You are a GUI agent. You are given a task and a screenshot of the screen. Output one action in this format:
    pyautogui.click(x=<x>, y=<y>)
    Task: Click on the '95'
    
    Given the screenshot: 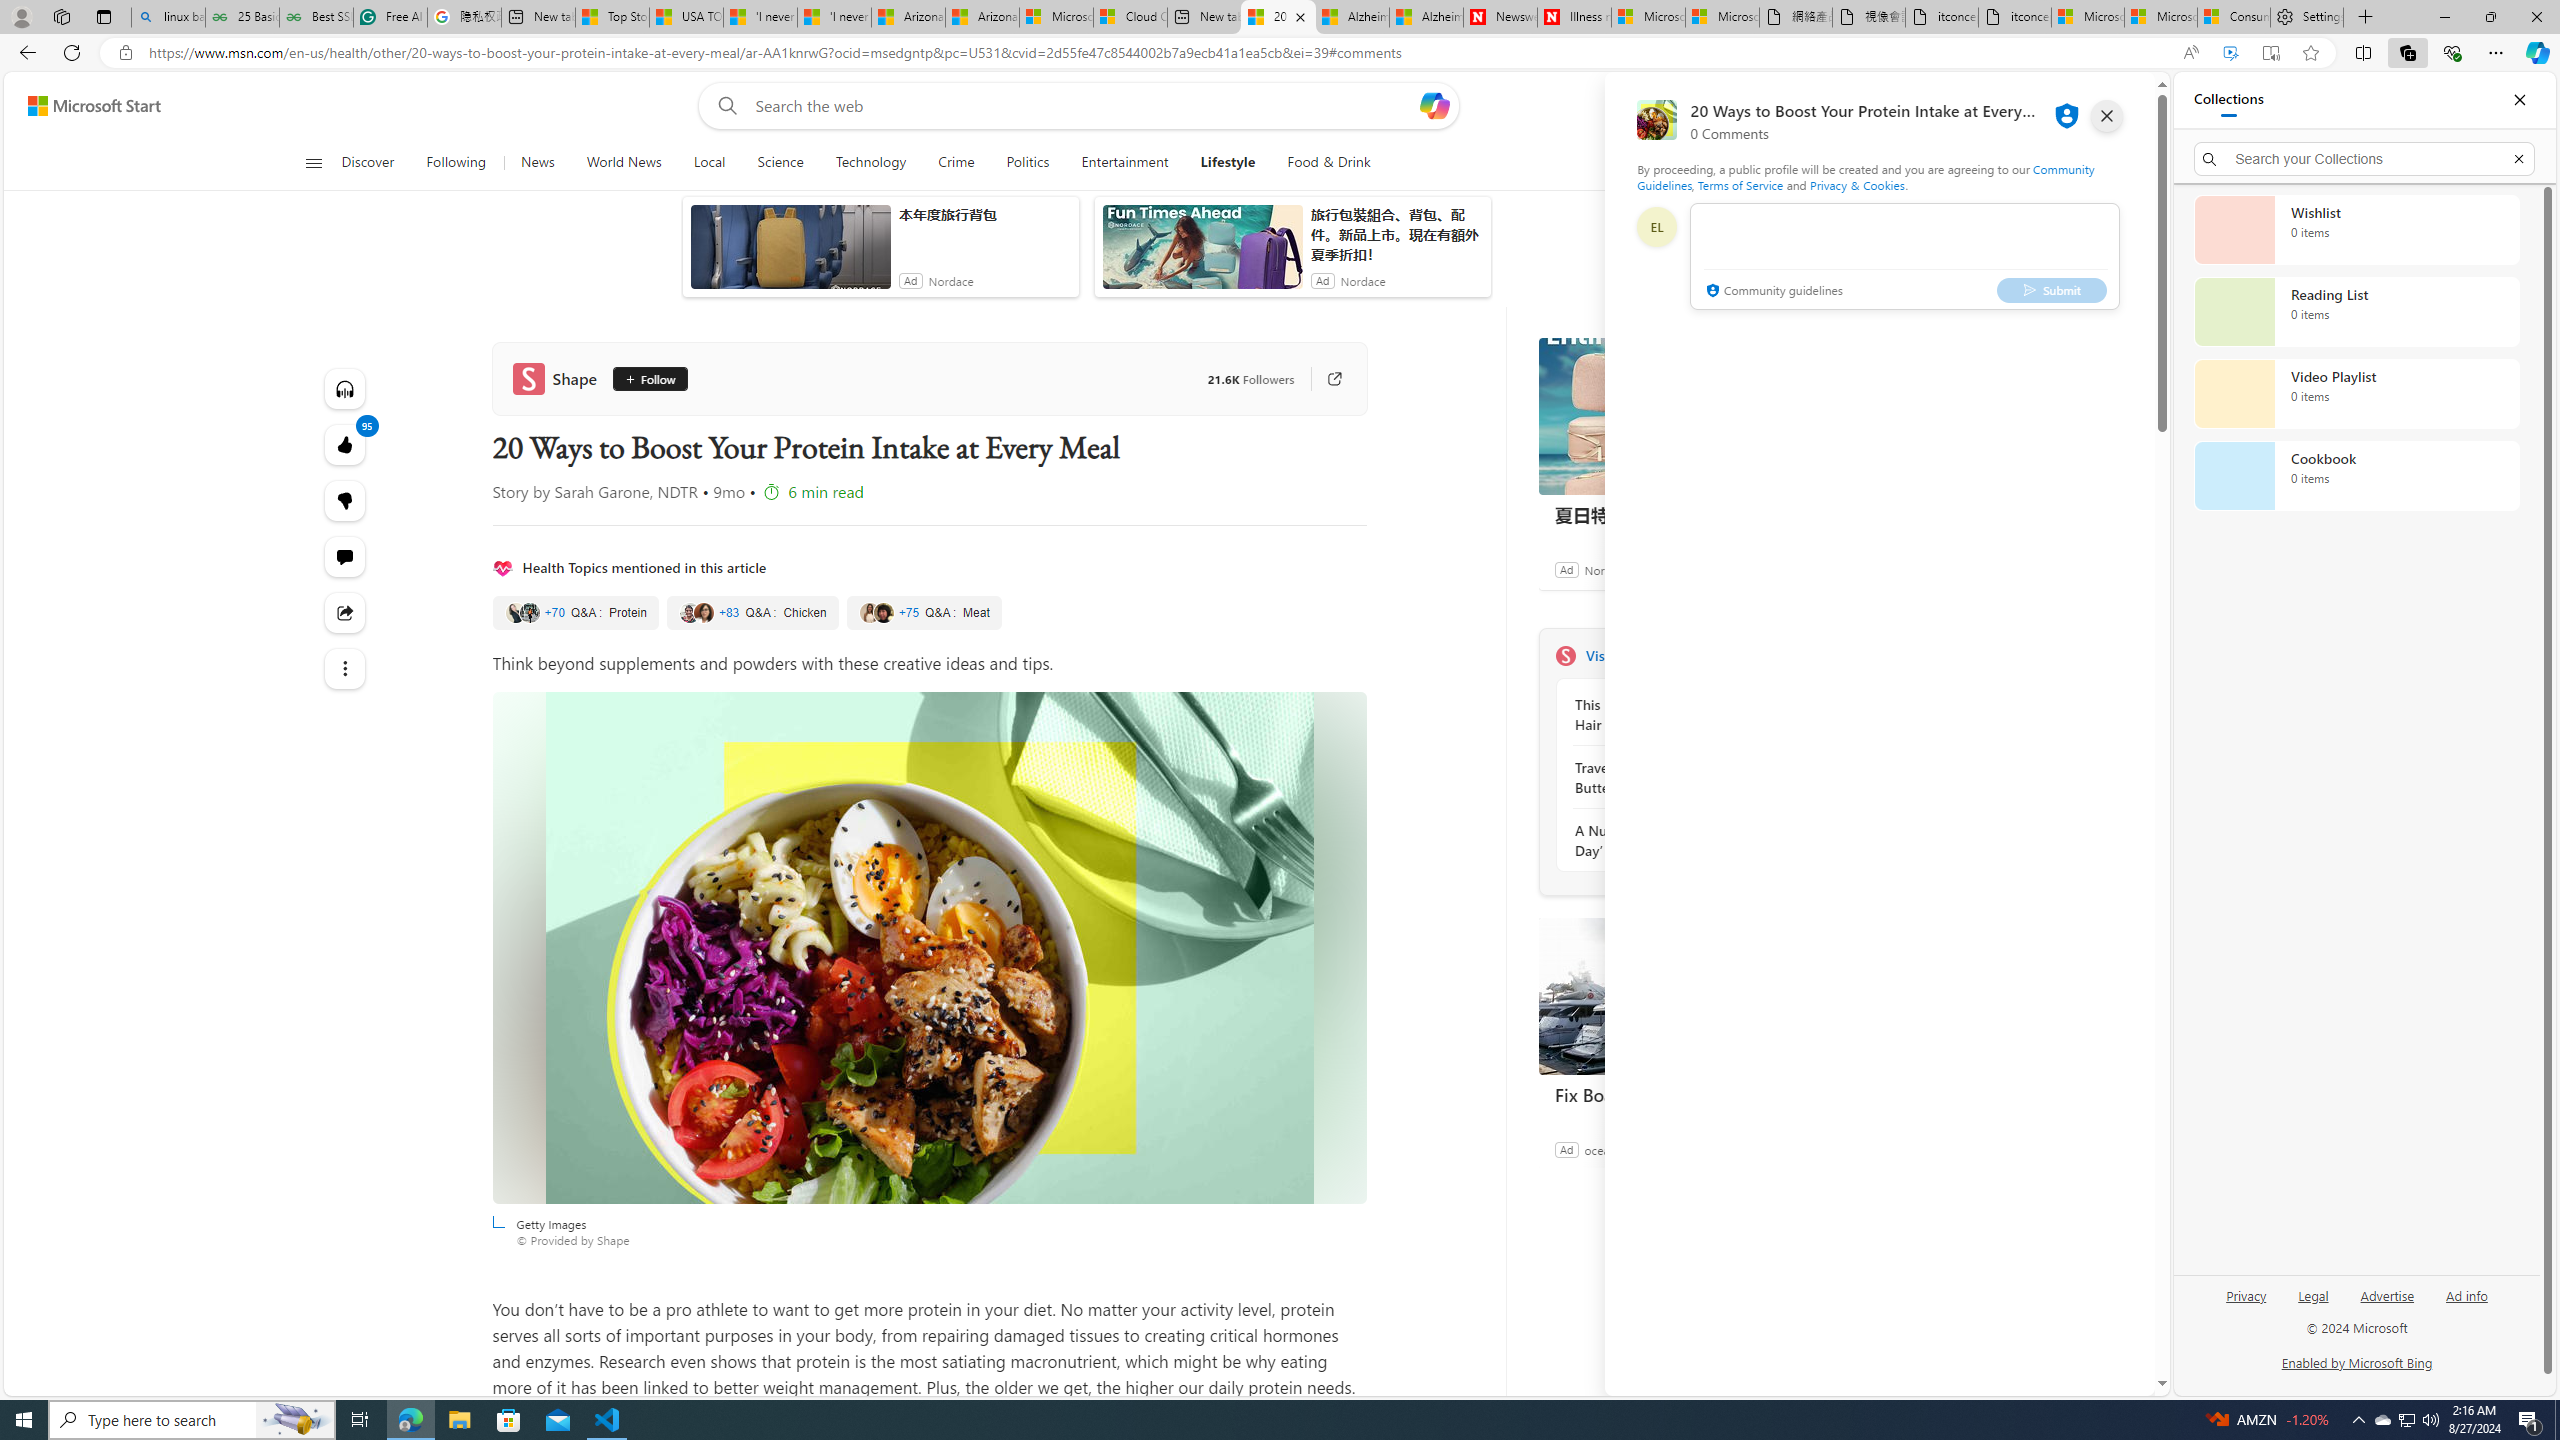 What is the action you would take?
    pyautogui.click(x=345, y=501)
    